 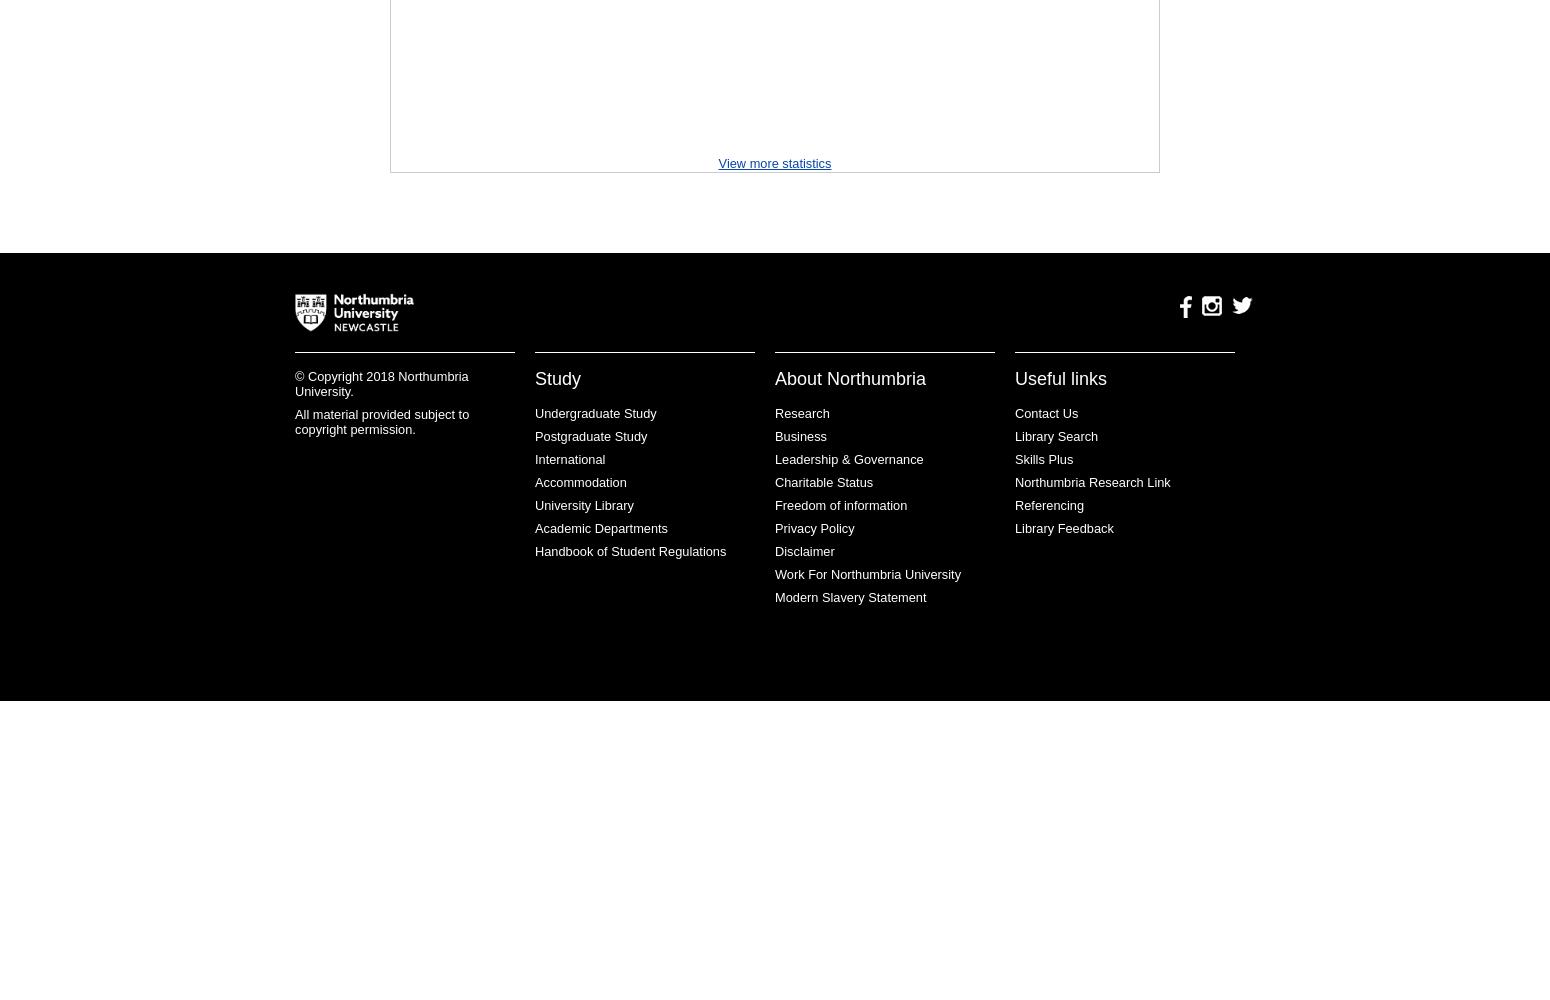 What do you see at coordinates (849, 379) in the screenshot?
I see `'About Northumbria'` at bounding box center [849, 379].